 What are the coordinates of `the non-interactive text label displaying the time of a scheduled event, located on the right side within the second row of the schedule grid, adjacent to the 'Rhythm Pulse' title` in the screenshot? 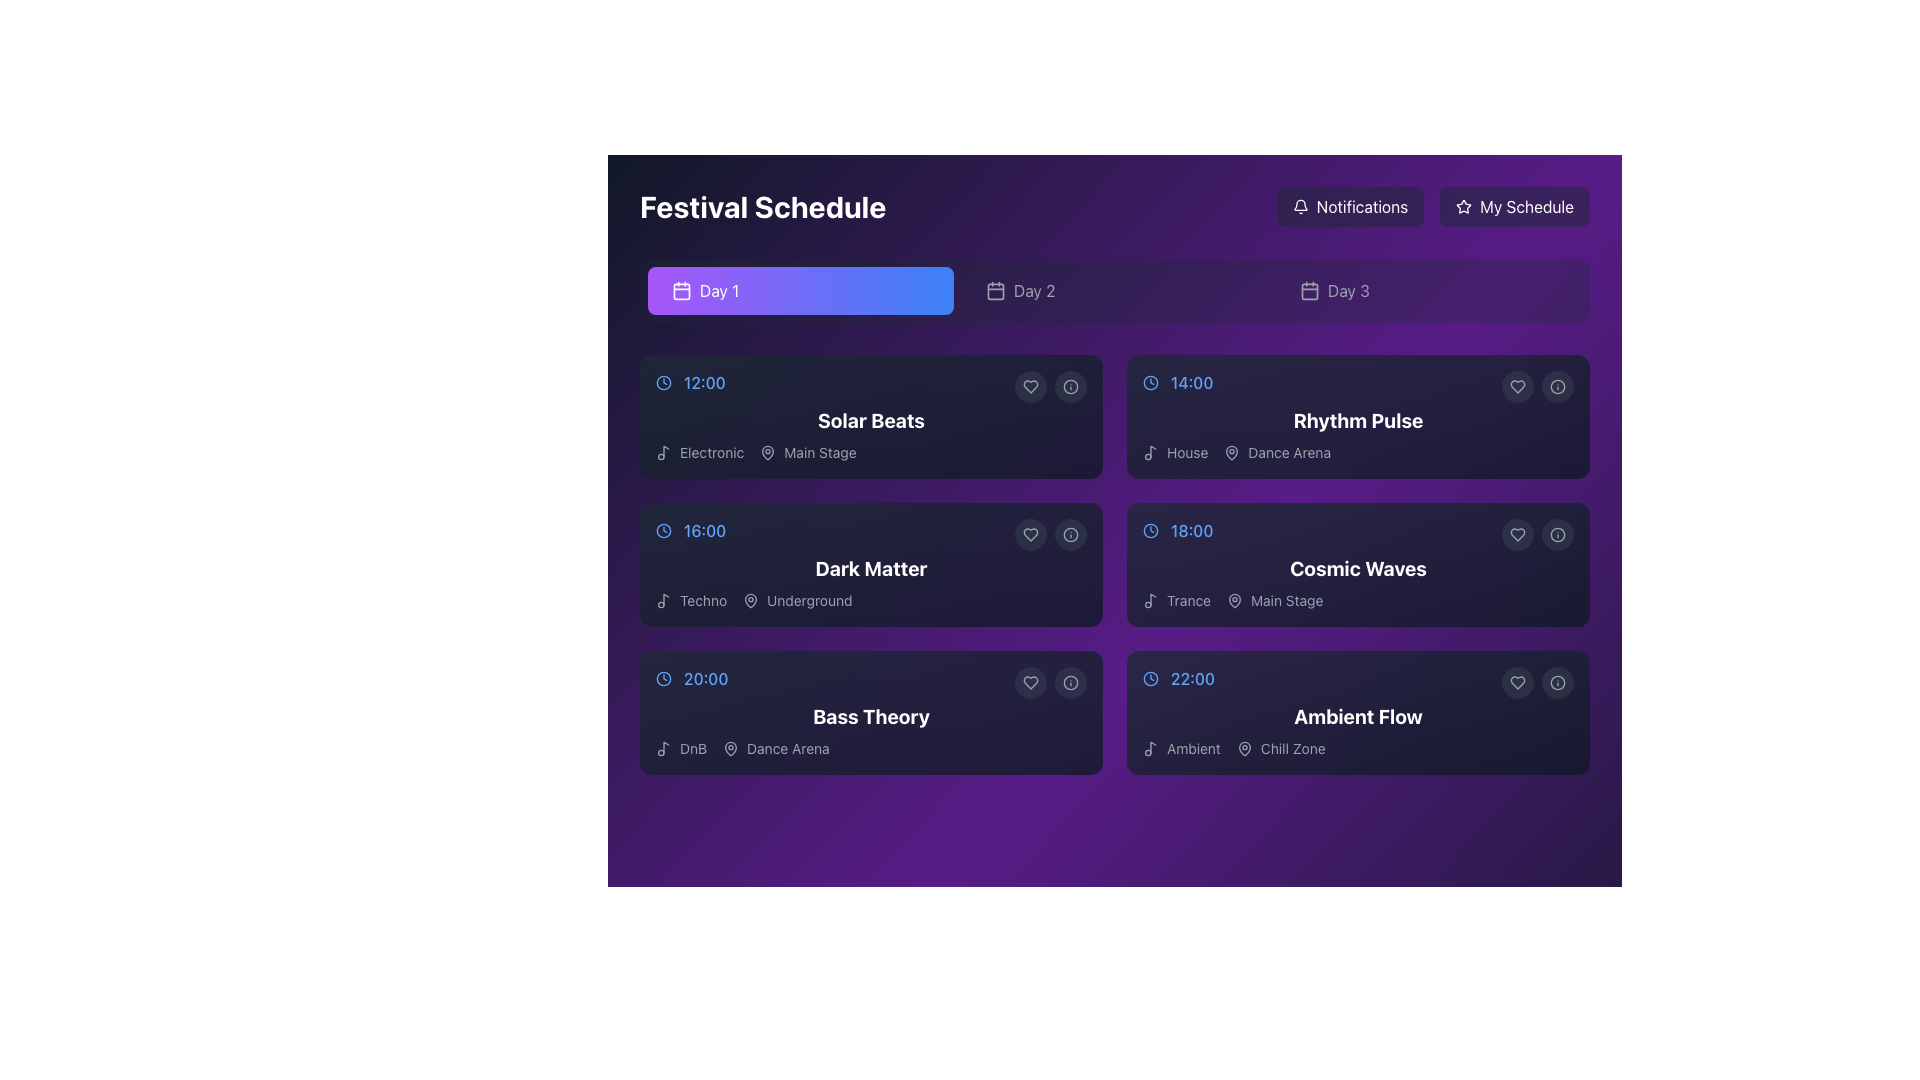 It's located at (1192, 382).